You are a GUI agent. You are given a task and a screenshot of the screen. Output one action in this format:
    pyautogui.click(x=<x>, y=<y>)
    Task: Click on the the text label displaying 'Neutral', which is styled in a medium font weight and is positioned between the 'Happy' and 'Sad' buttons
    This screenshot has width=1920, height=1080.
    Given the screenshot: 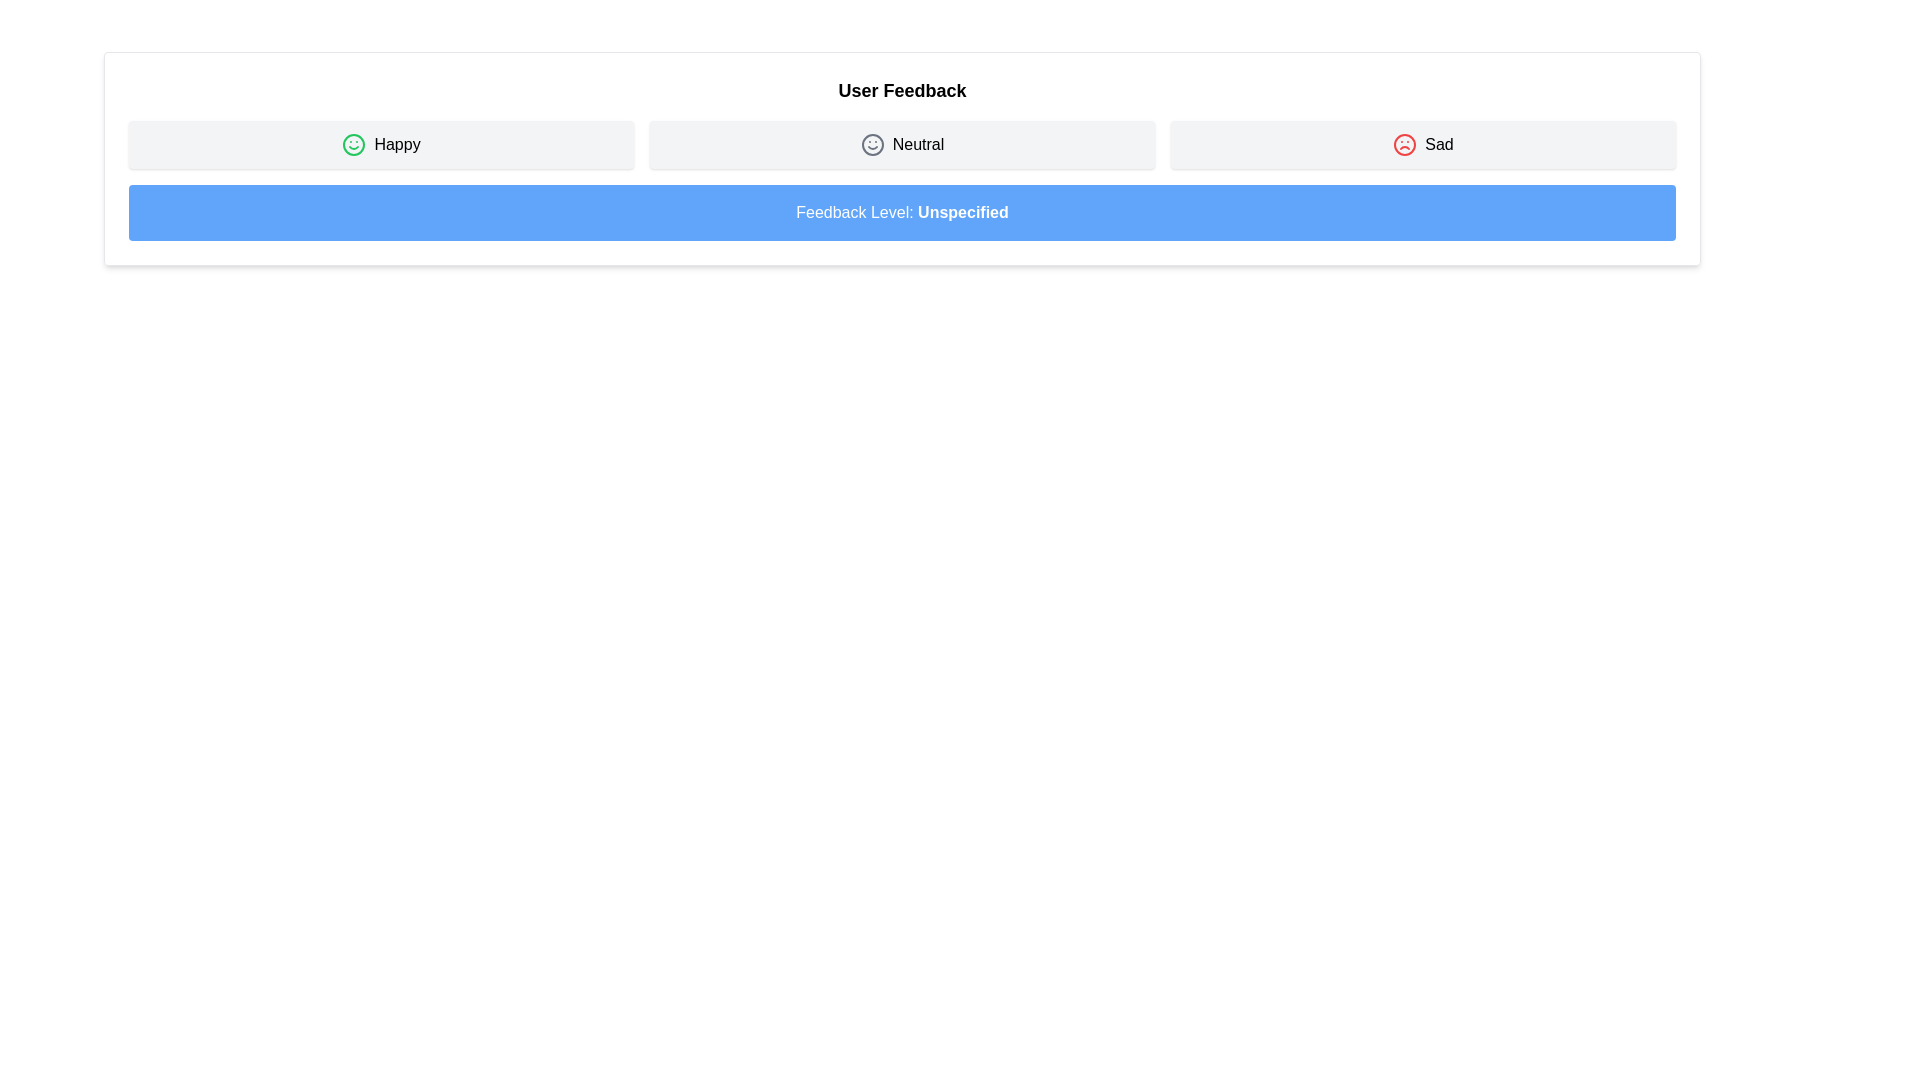 What is the action you would take?
    pyautogui.click(x=917, y=144)
    